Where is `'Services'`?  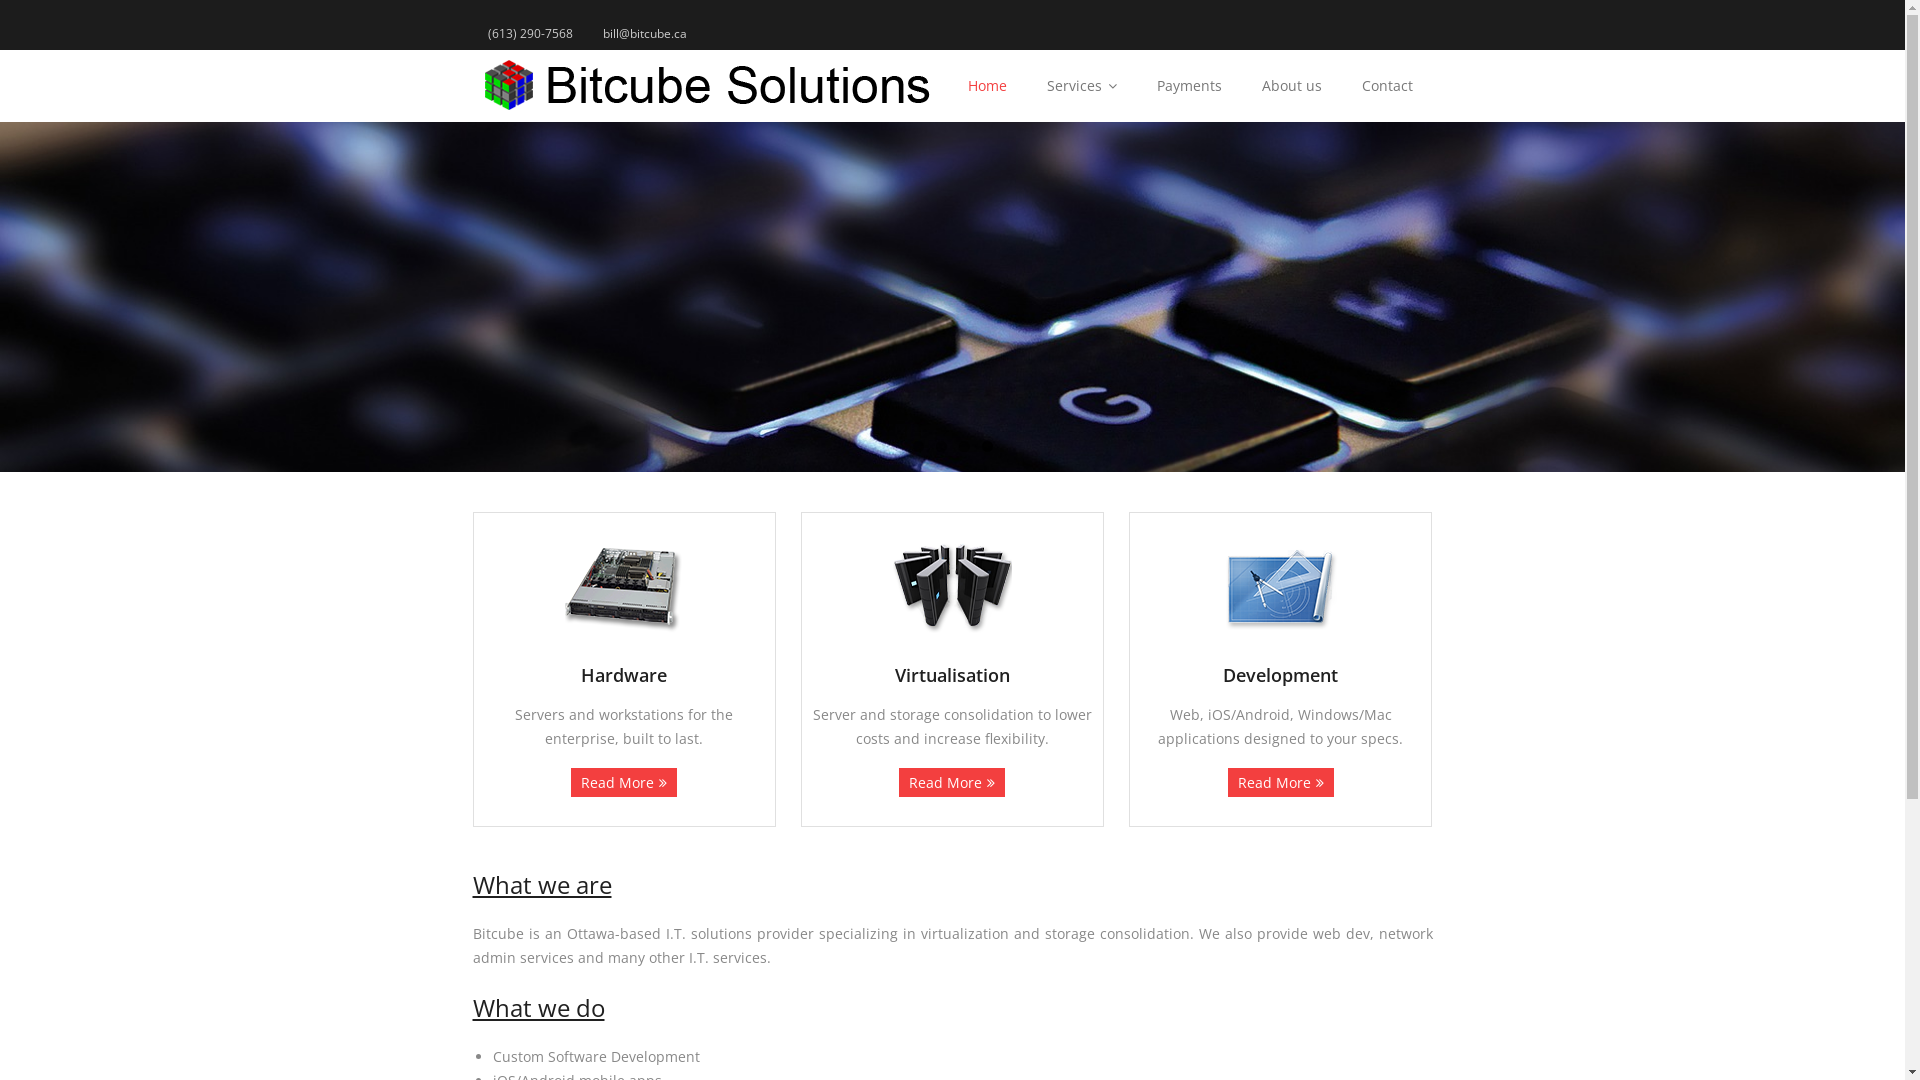 'Services' is located at coordinates (1079, 84).